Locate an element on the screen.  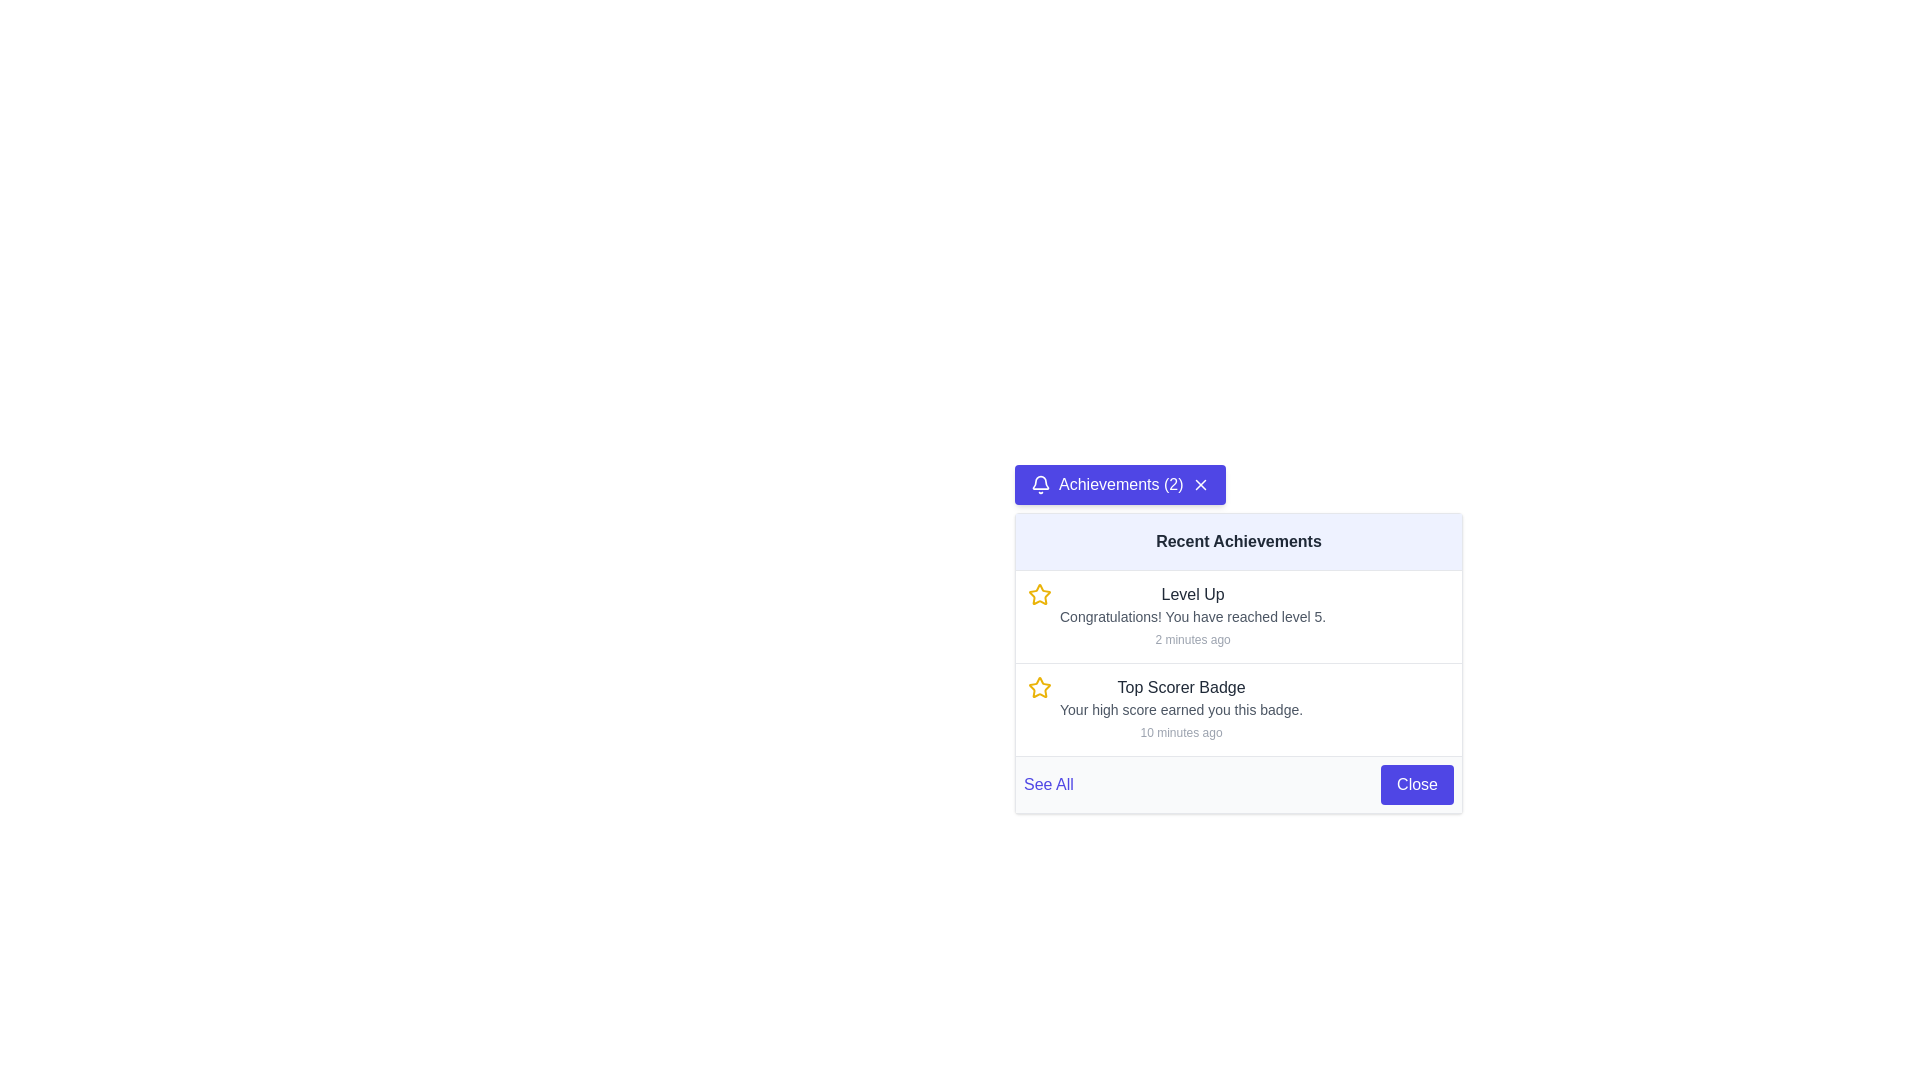
the yellow star icon with a white interior and a hollow center, located next to the text 'Top Scorer Badge' in the Achievements notification panel is located at coordinates (1040, 593).